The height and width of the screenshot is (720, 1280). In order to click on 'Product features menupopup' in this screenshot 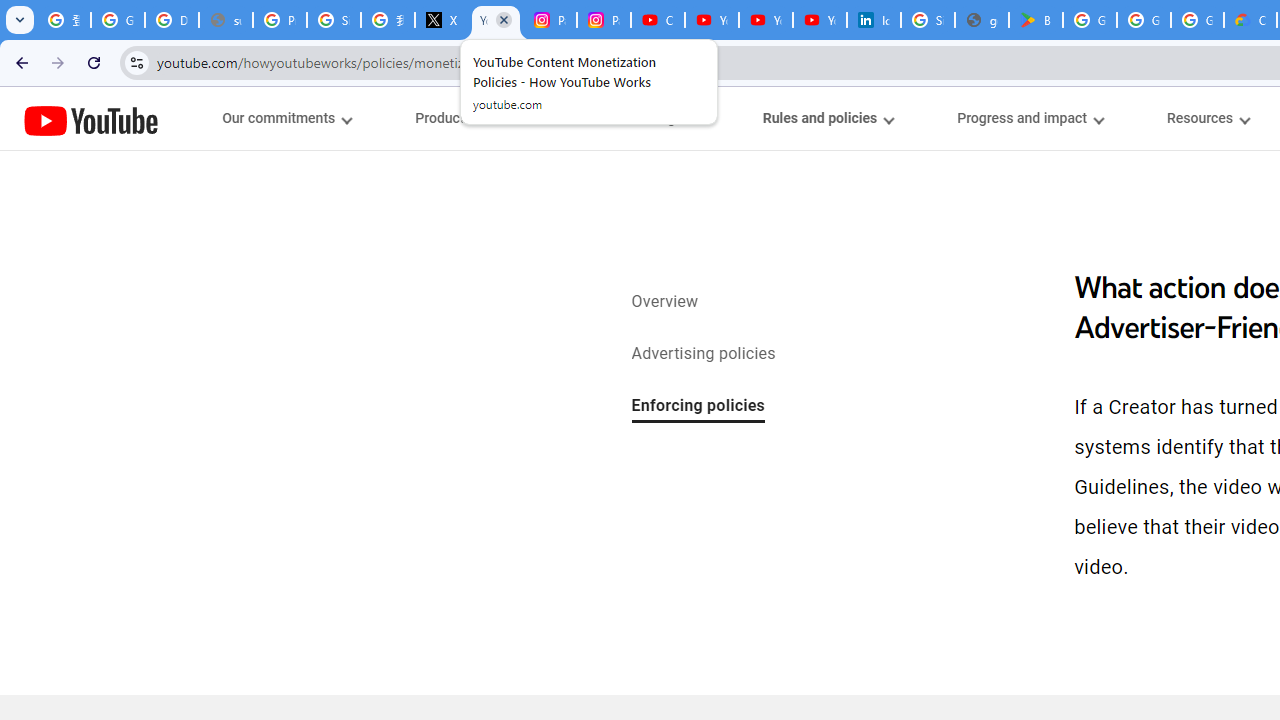, I will do `click(474, 118)`.